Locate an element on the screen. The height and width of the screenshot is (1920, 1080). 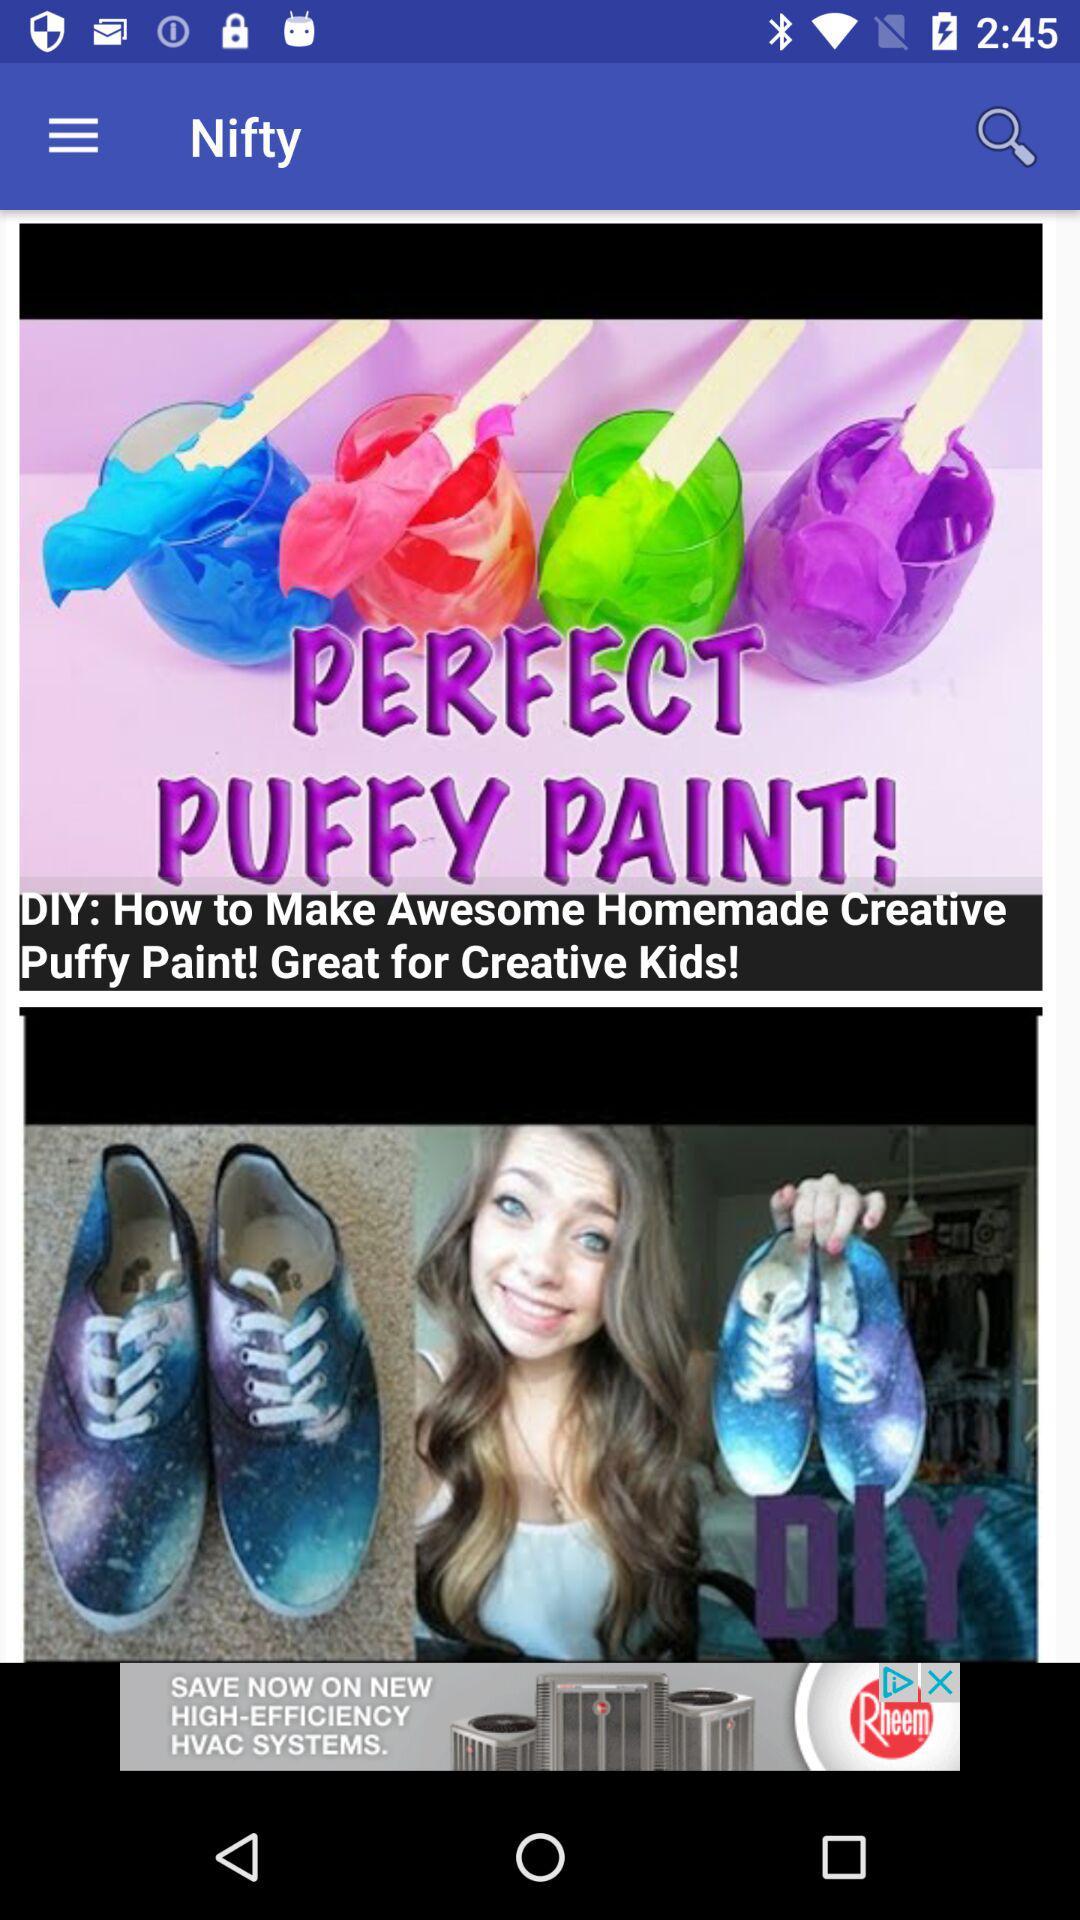
open advertisement is located at coordinates (540, 1727).